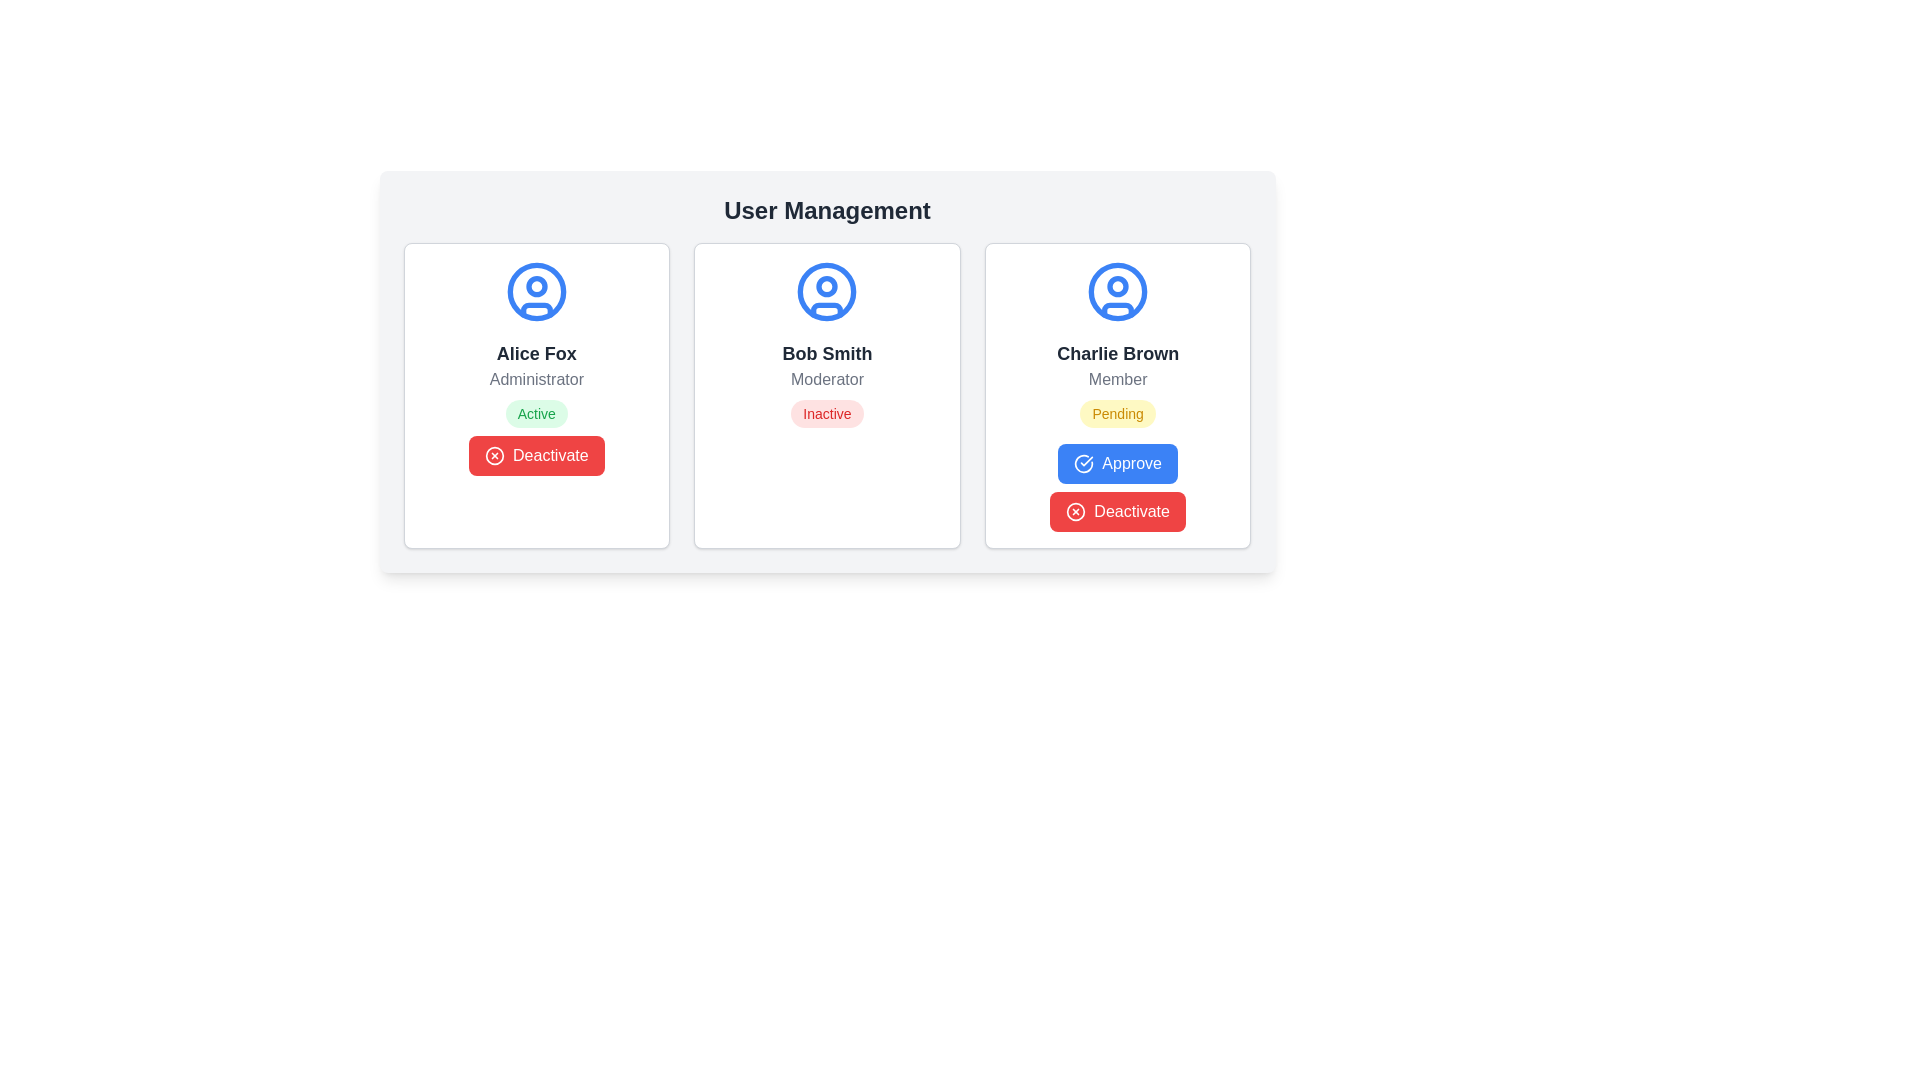 The width and height of the screenshot is (1920, 1080). Describe the element at coordinates (827, 292) in the screenshot. I see `the user icon at the top center of the card labeled 'Bob Smith Moderator Inactive', which features a blue circular outline with a smaller circle and a semi-circular shape` at that location.